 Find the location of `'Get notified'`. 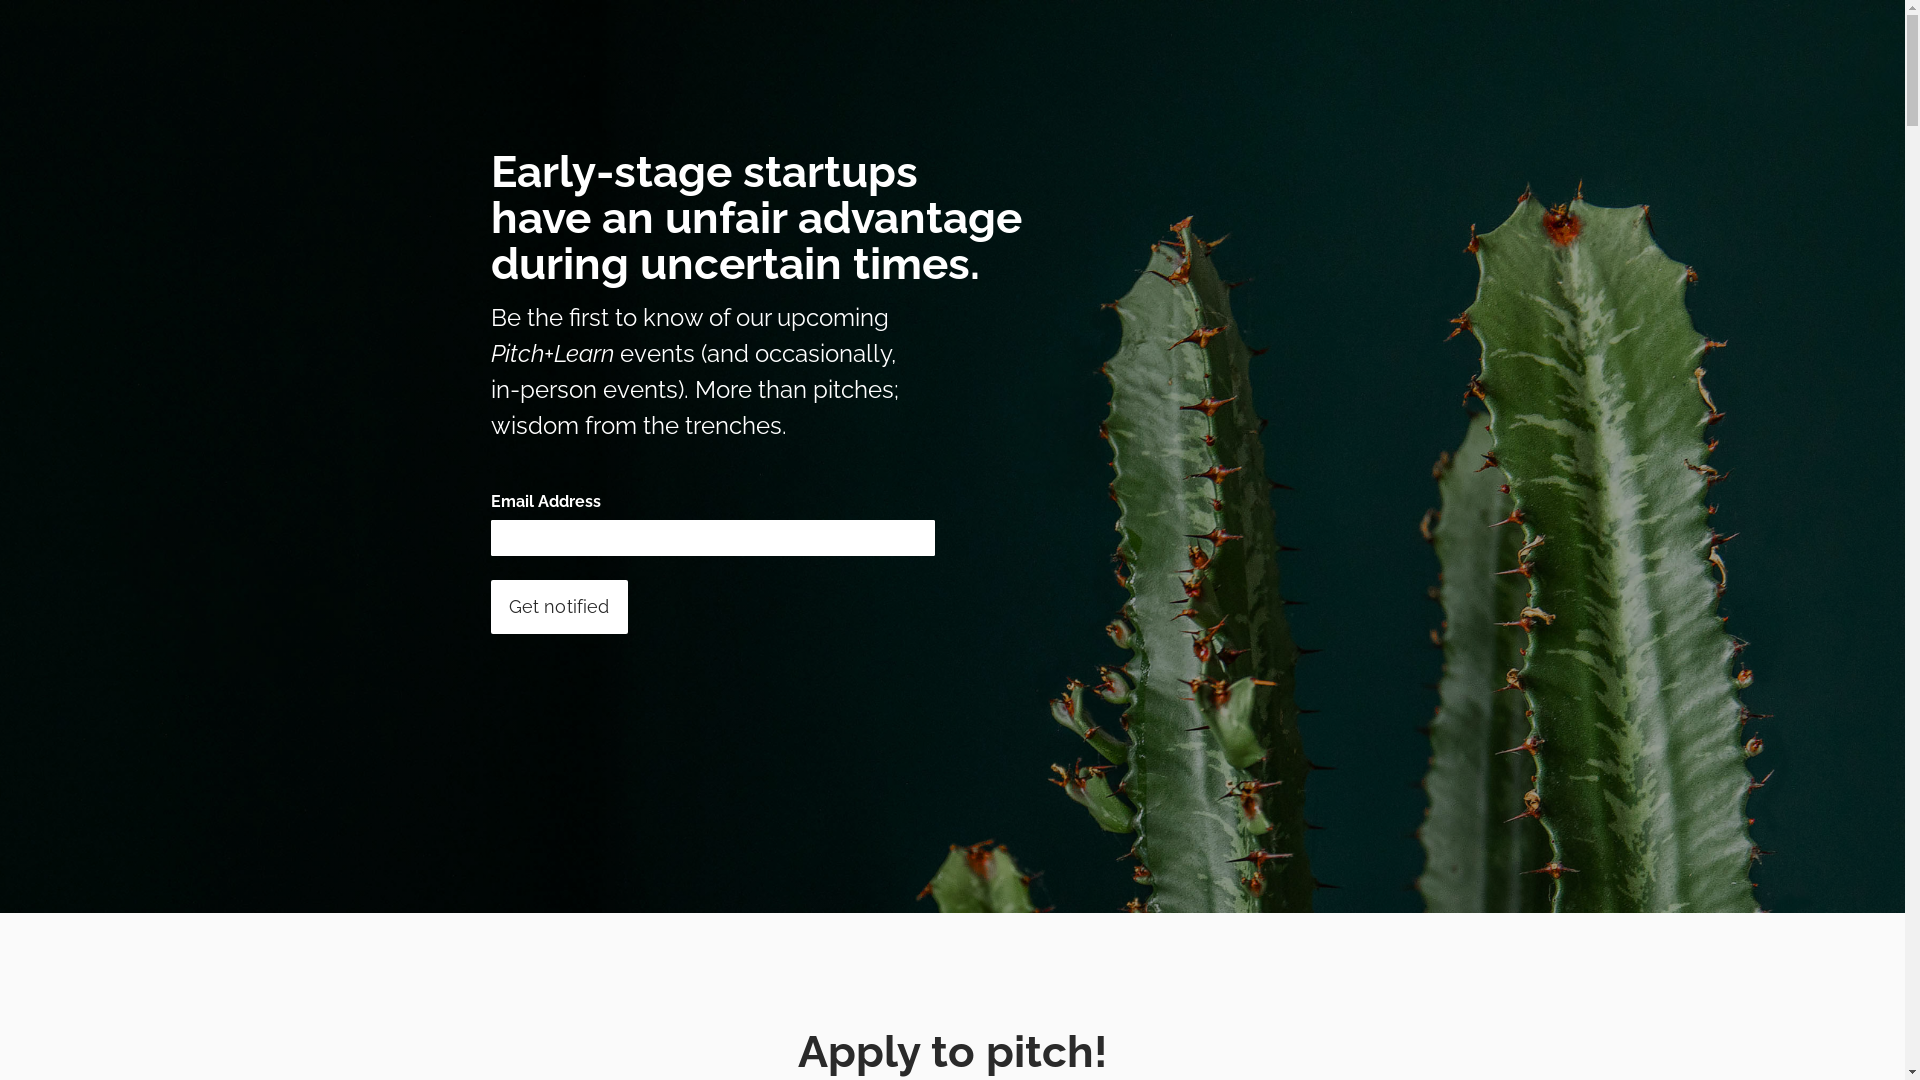

'Get notified' is located at coordinates (558, 605).